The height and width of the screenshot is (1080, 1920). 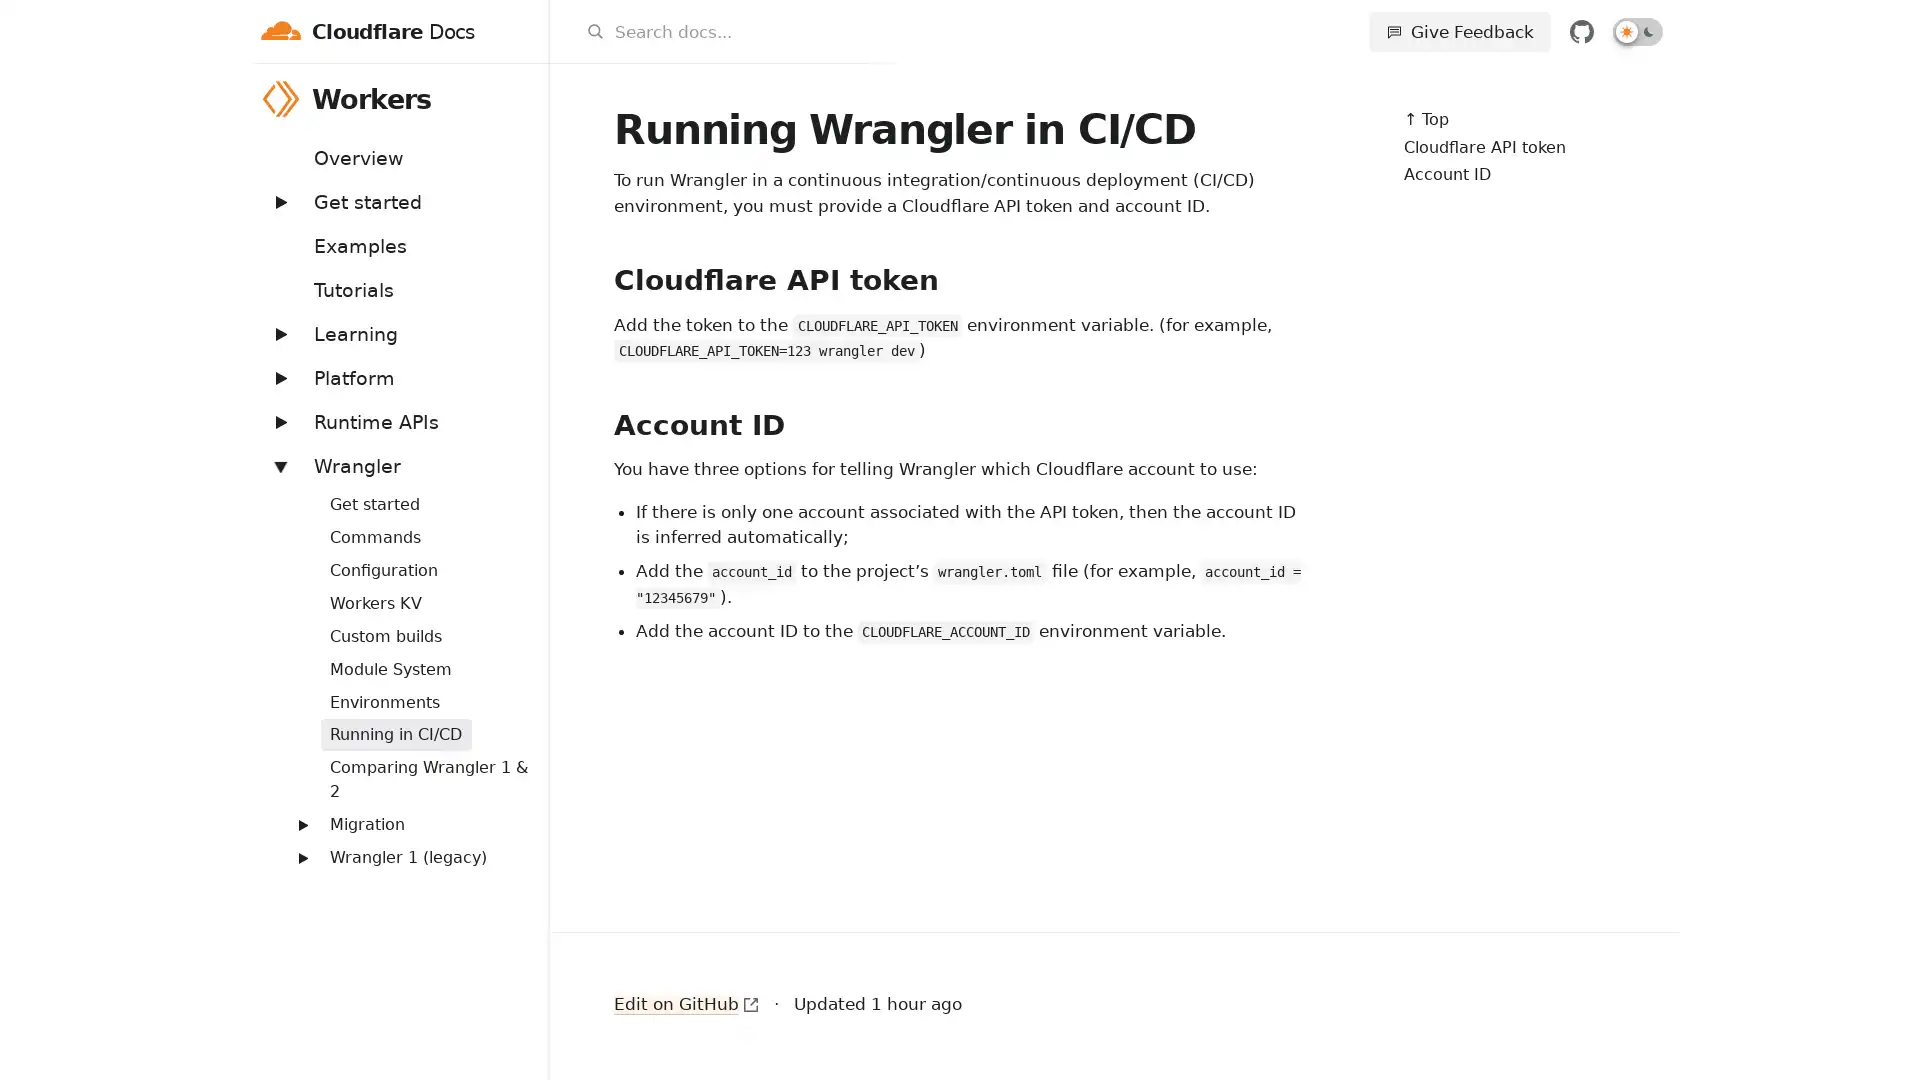 I want to click on Expand: Migration, so click(x=301, y=824).